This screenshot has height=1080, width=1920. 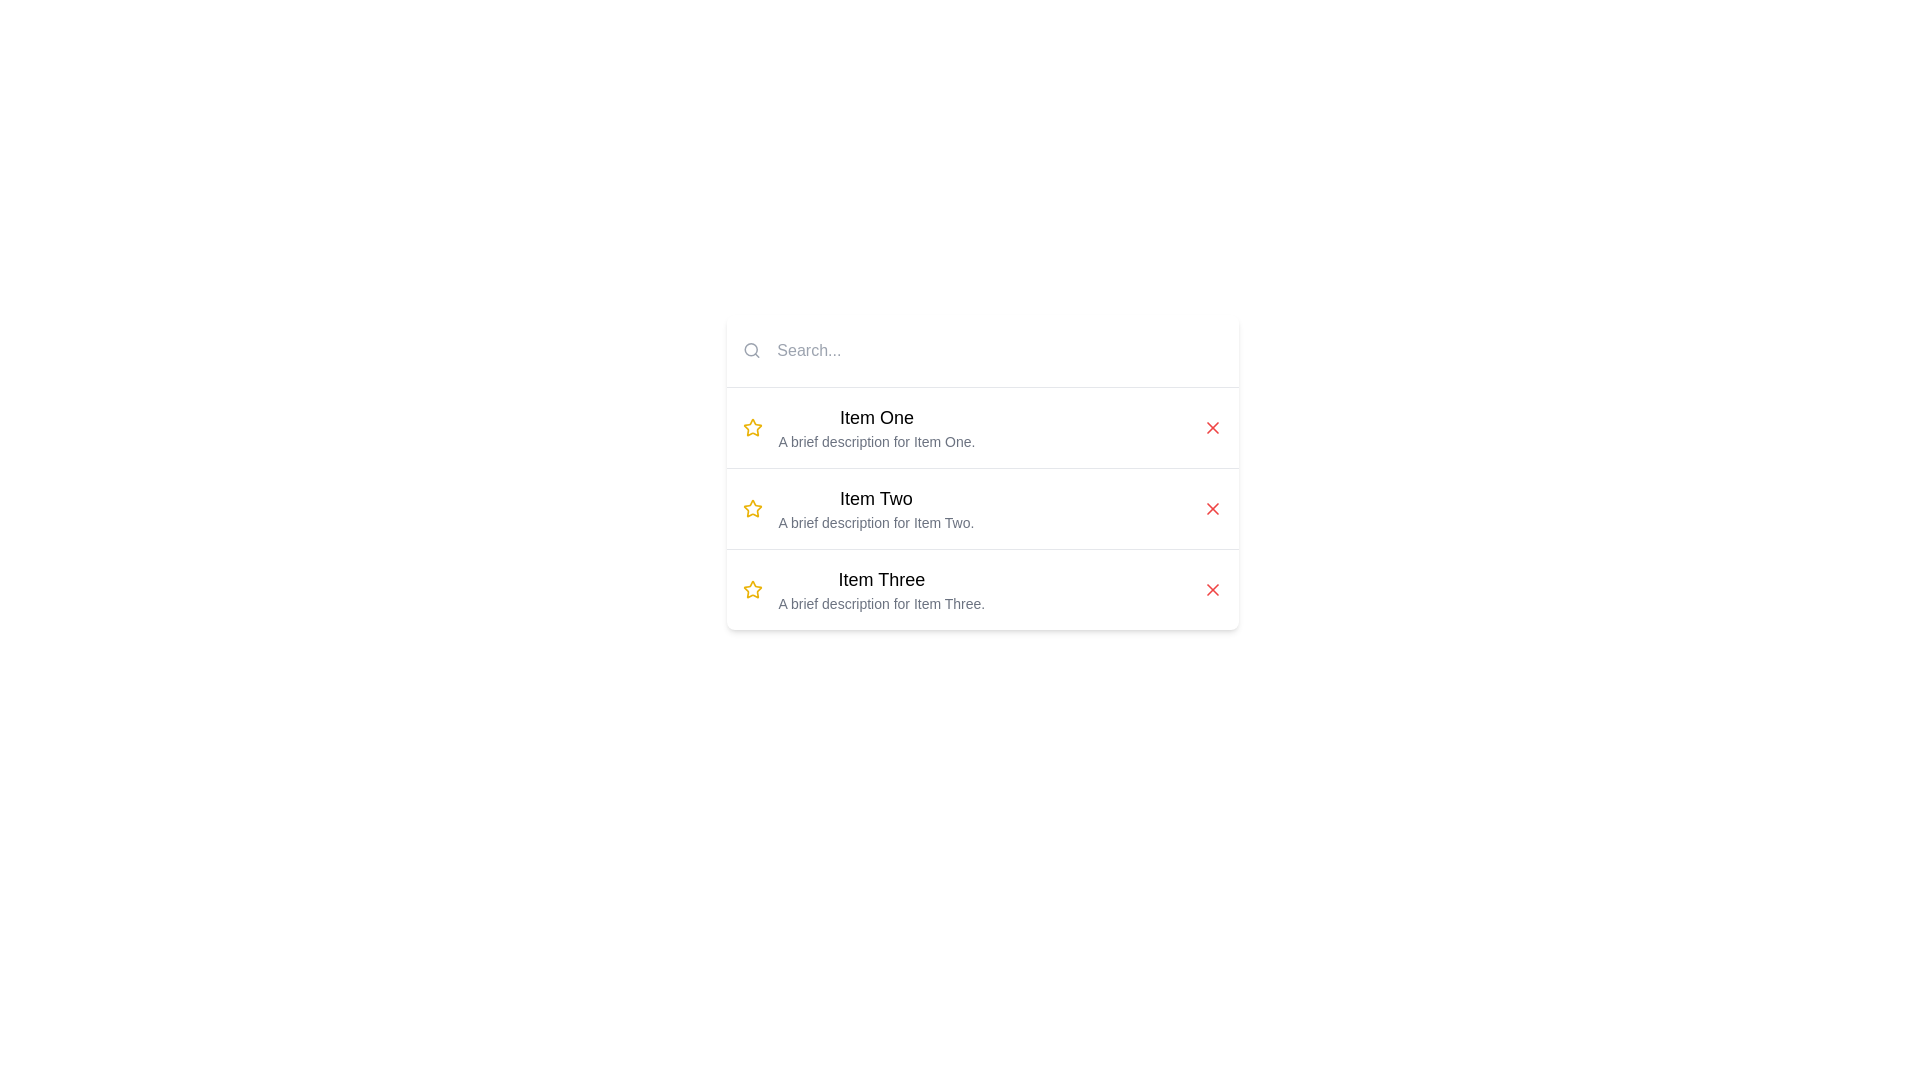 I want to click on the star icon associated with 'Item Three', so click(x=751, y=589).